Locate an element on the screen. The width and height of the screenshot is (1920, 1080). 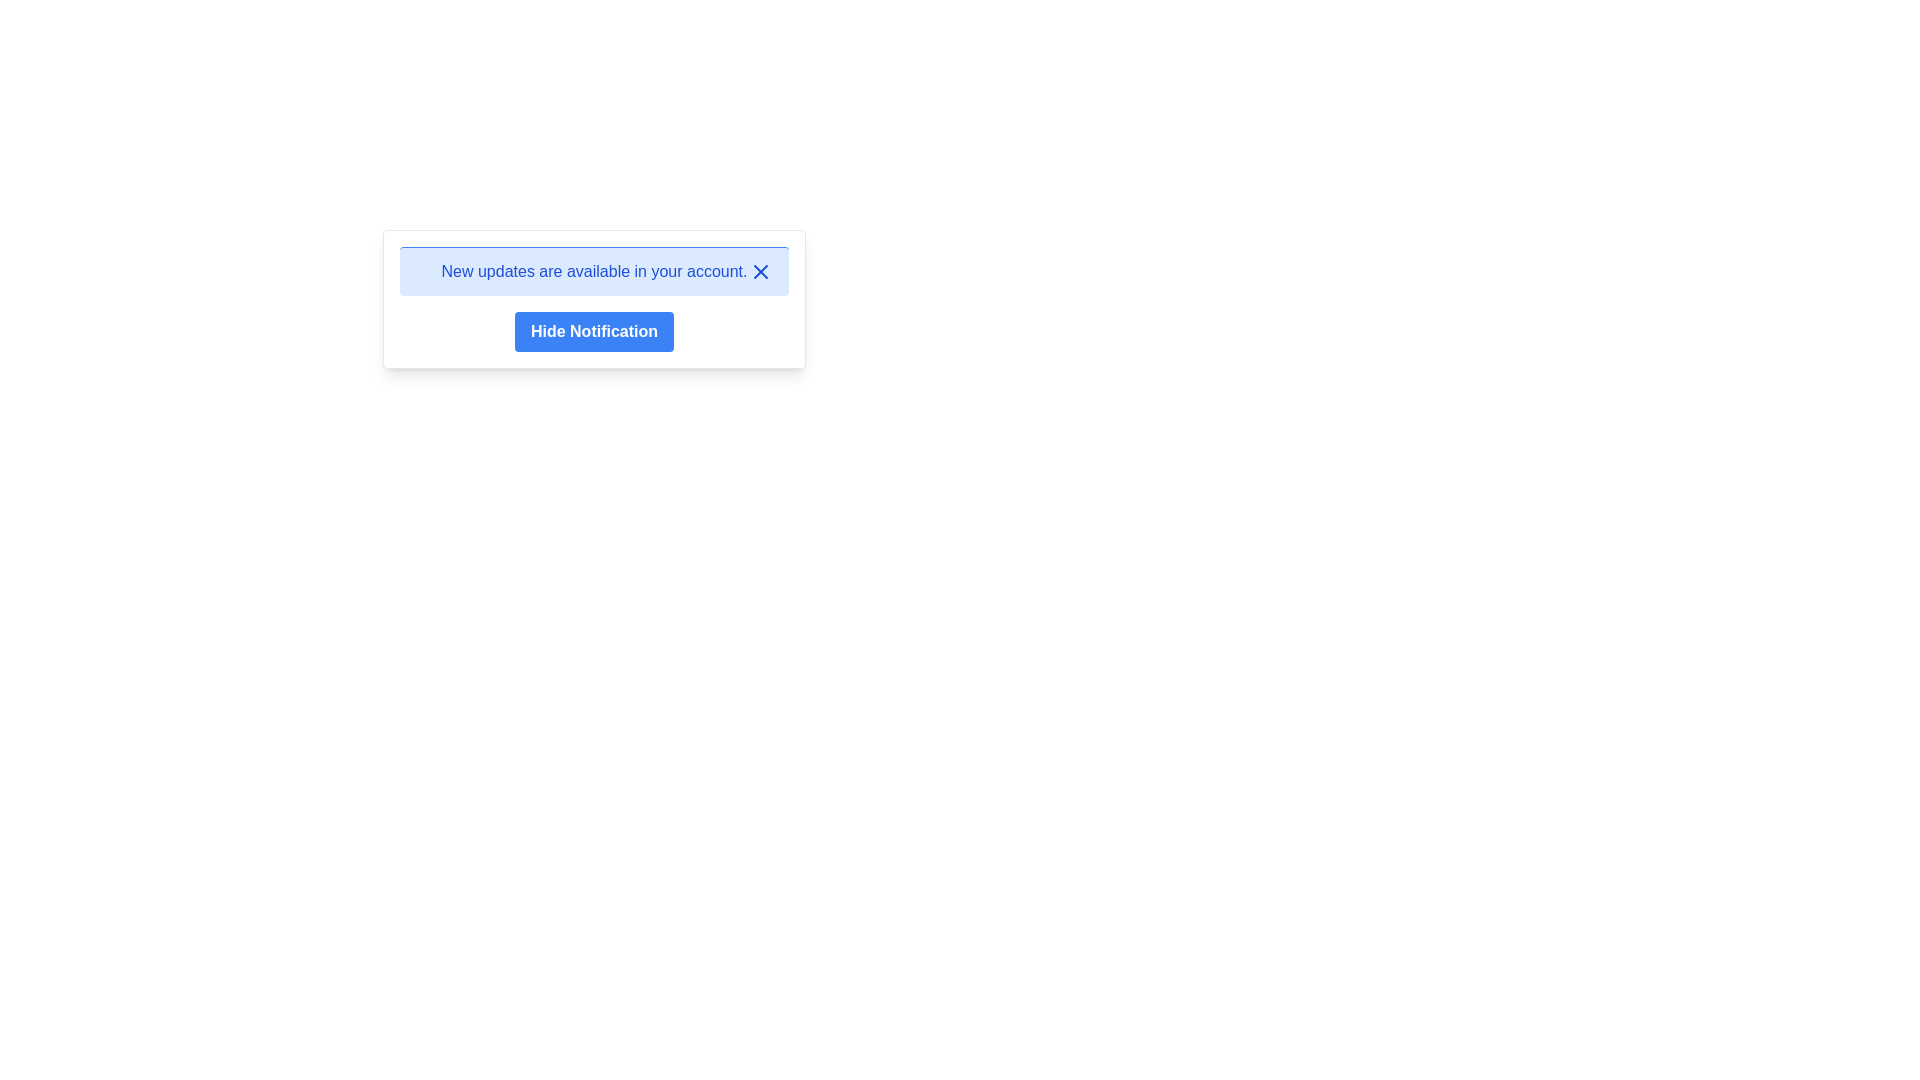
text displayed in the notification box that says 'New updates are available in your account.' is located at coordinates (593, 271).